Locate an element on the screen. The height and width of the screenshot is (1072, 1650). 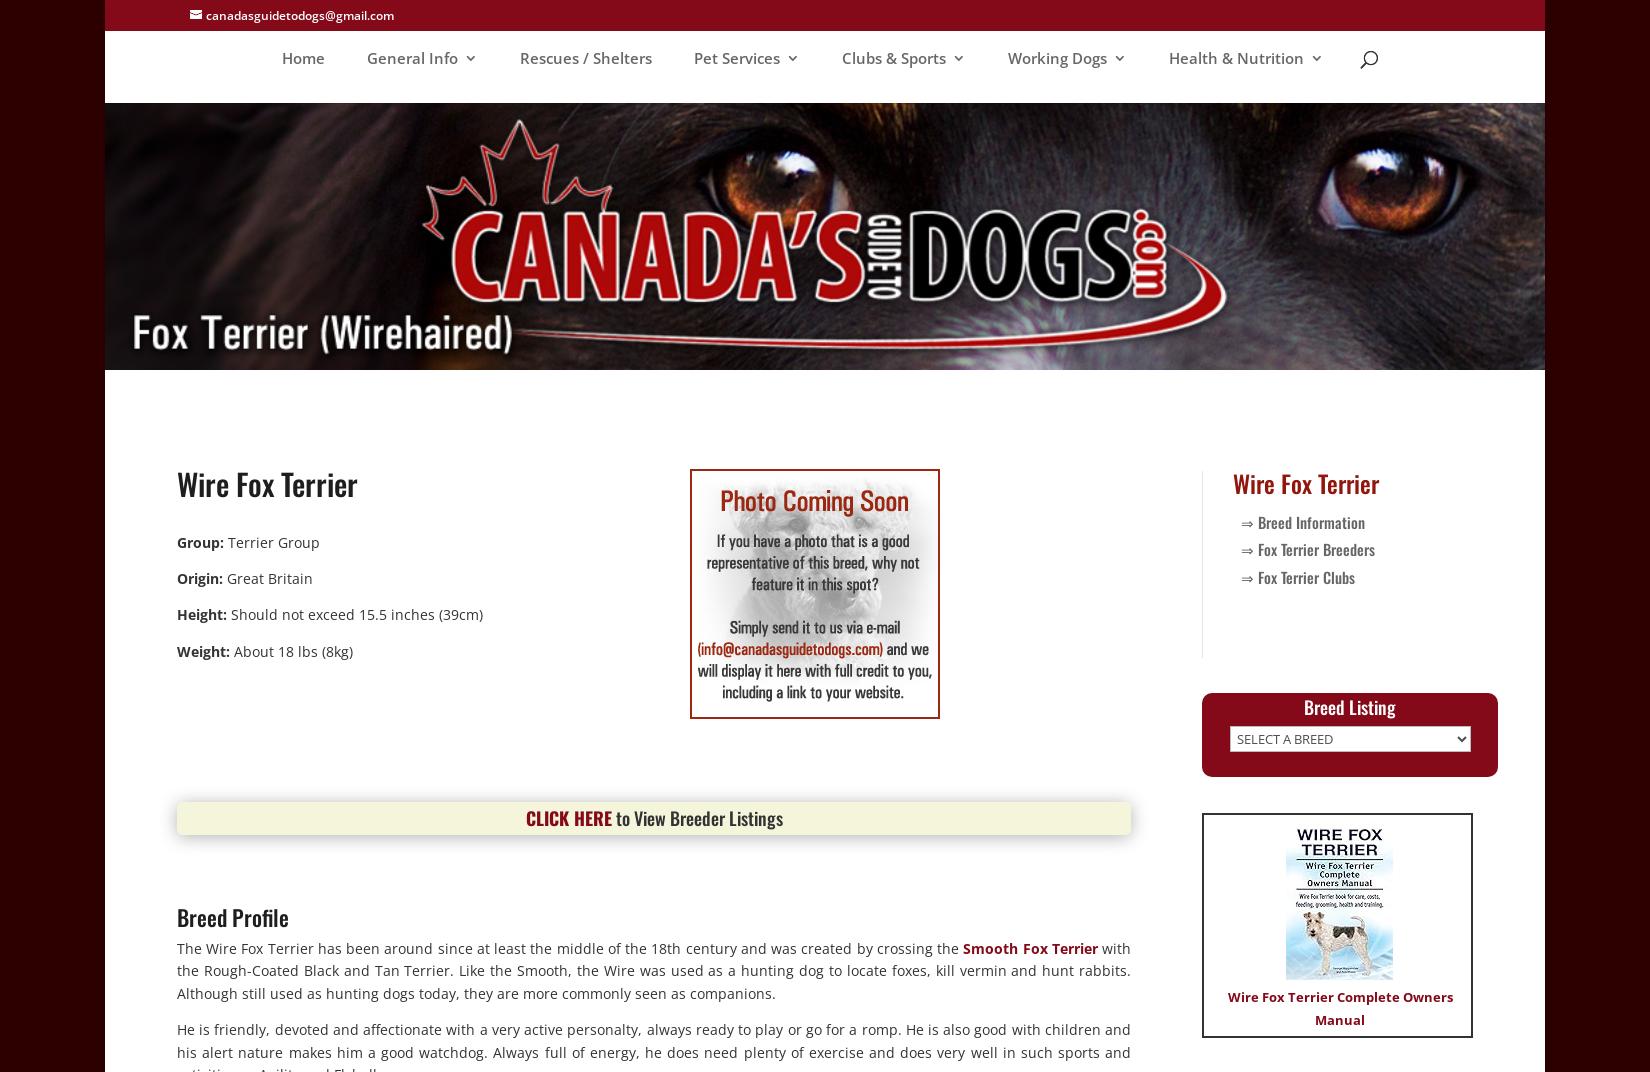
'Should not exceed 15.5 inches (39cm)' is located at coordinates (355, 614).